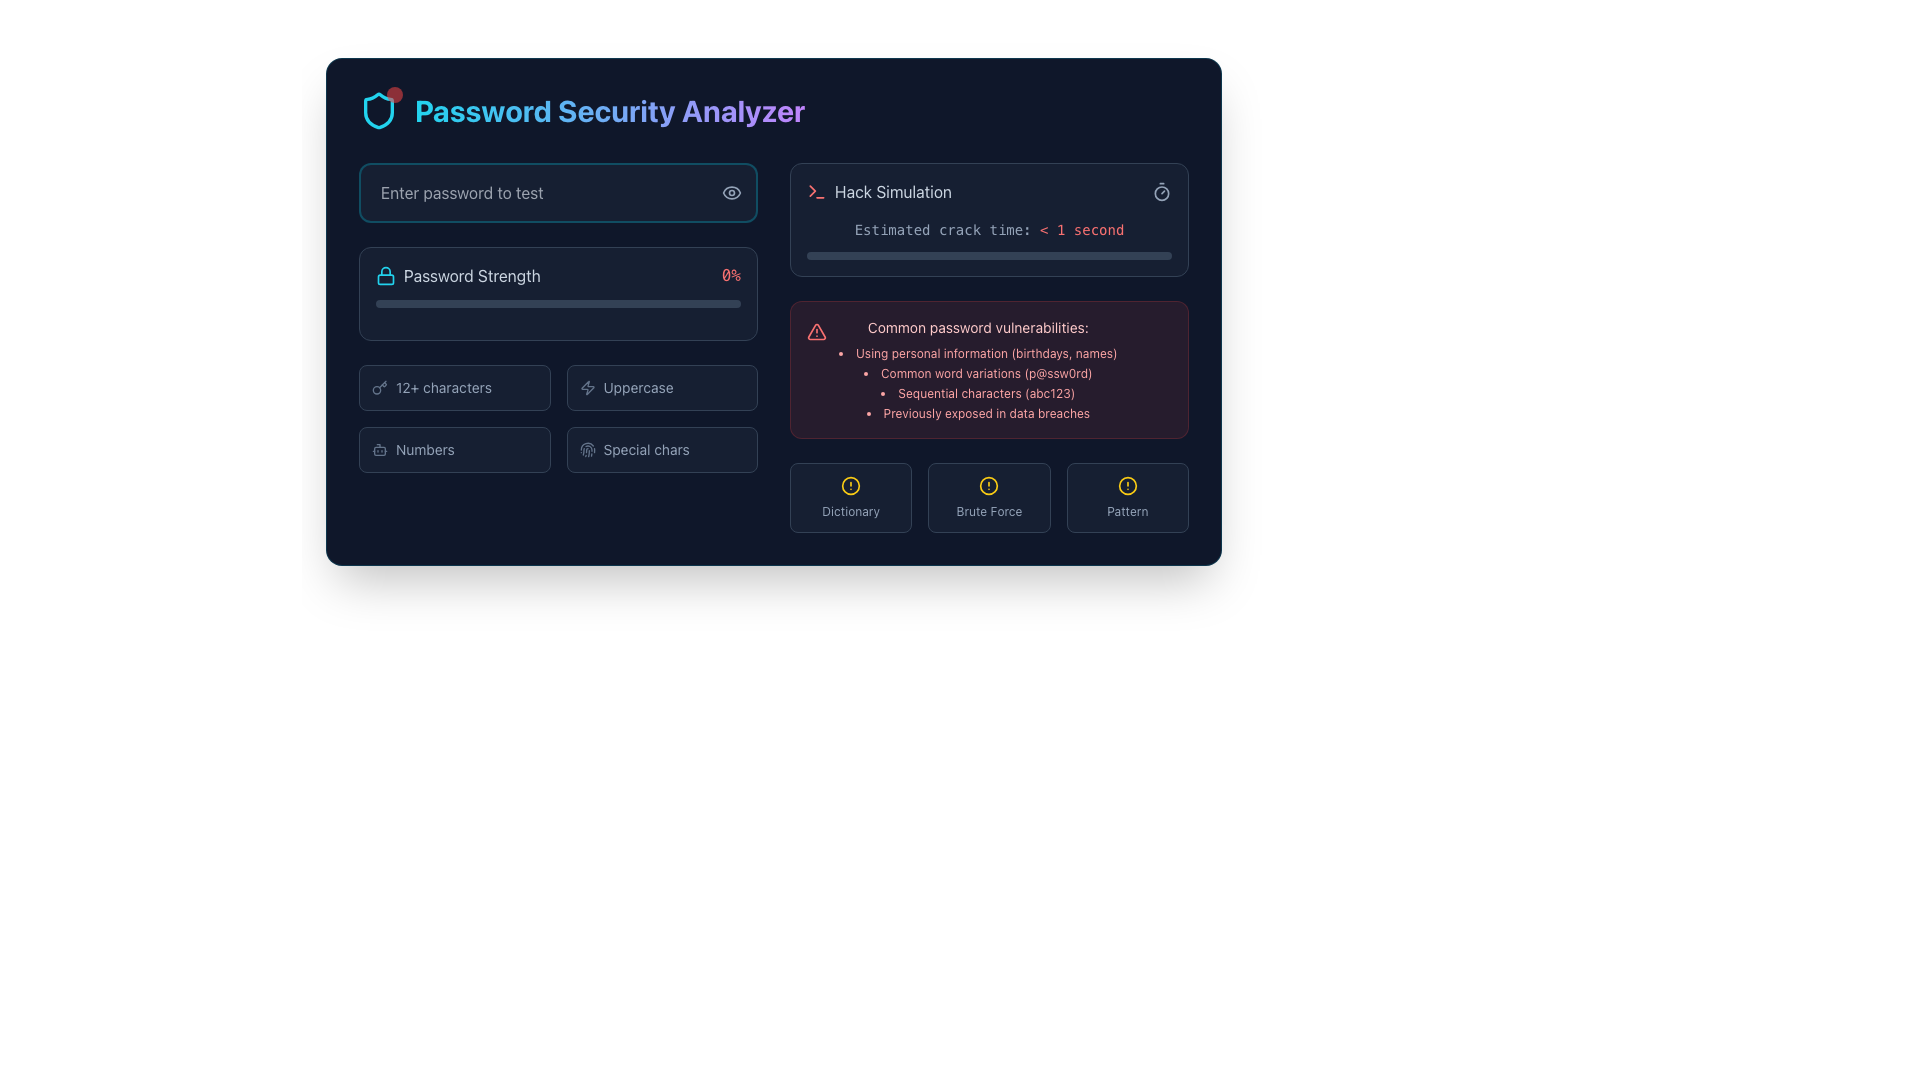  I want to click on the text element displaying 'Previously exposed in data breaches', so click(978, 412).